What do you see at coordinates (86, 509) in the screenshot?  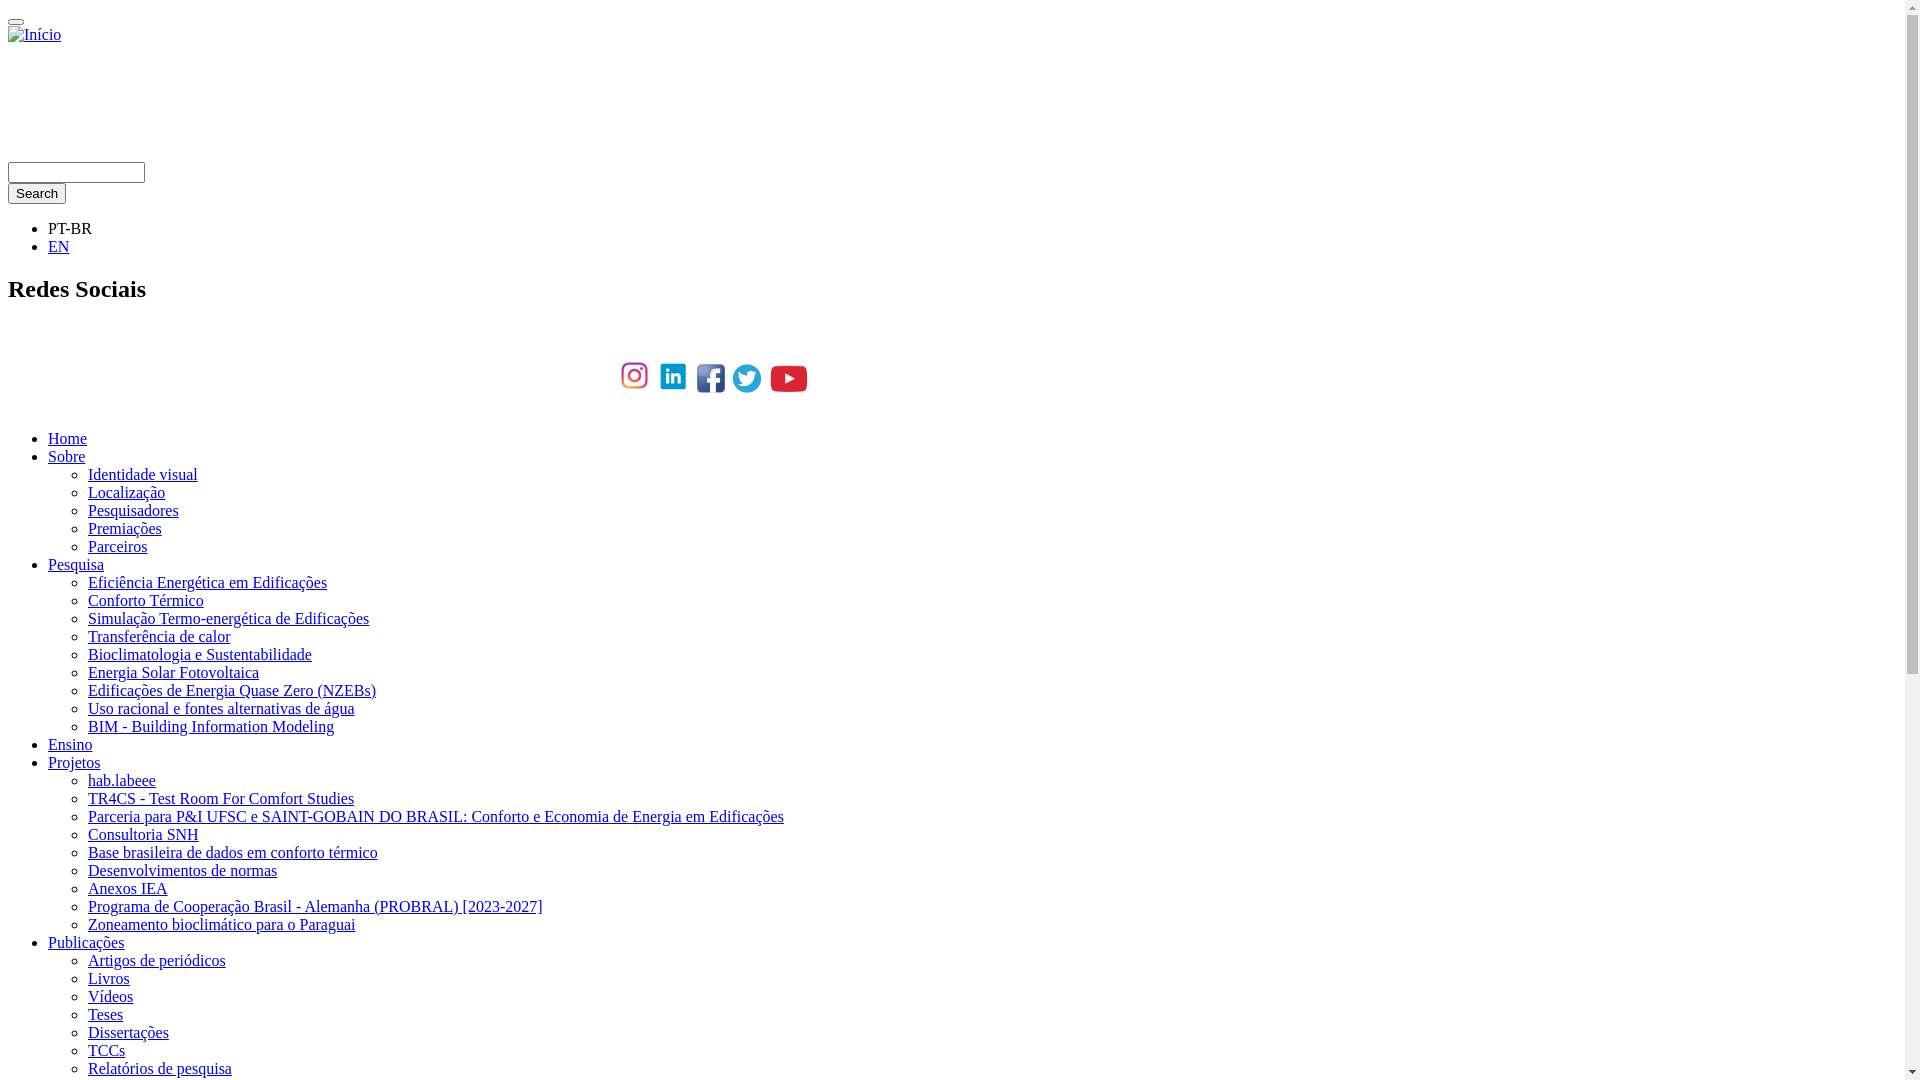 I see `'Pesquisadores'` at bounding box center [86, 509].